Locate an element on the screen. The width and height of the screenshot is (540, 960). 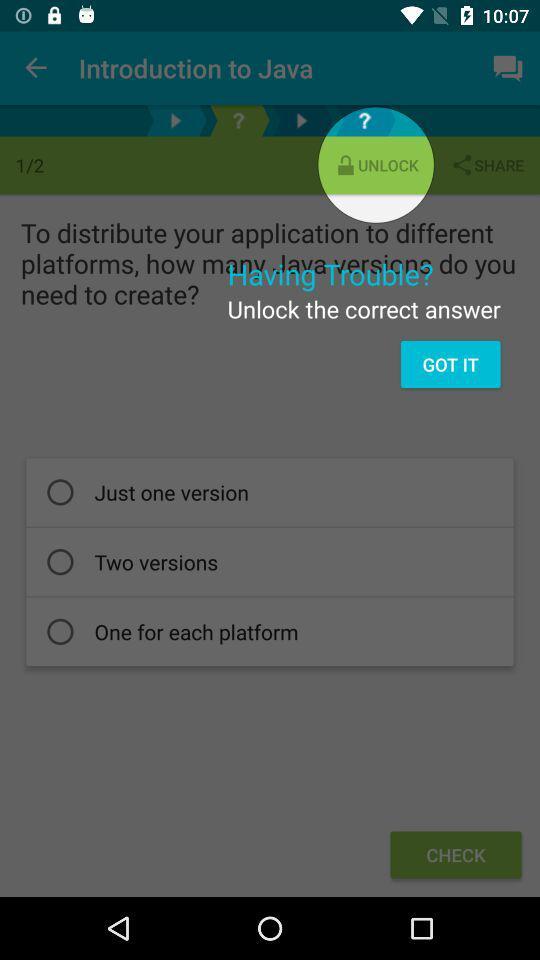
lock option is located at coordinates (238, 120).